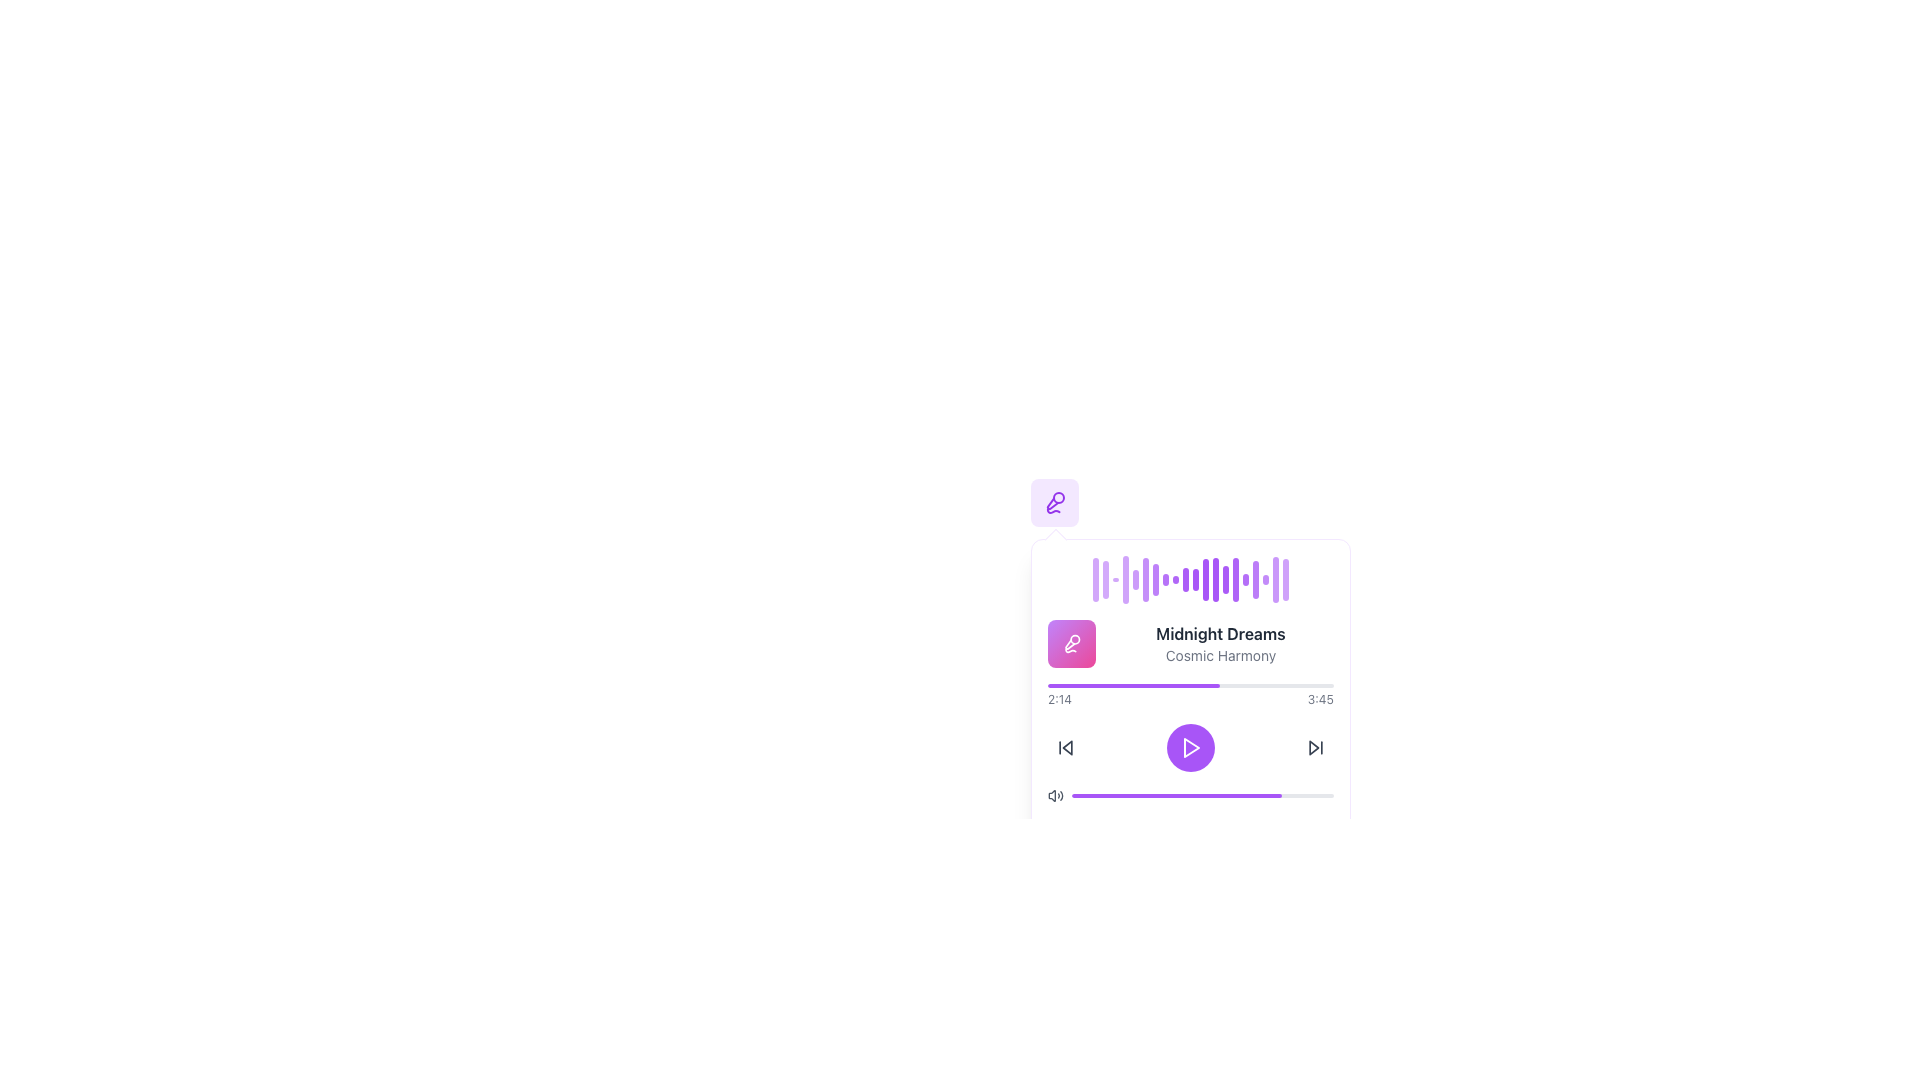  I want to click on the triangular play button located in the center of the circular purple button within the media player interface for visual feedback, so click(1190, 748).